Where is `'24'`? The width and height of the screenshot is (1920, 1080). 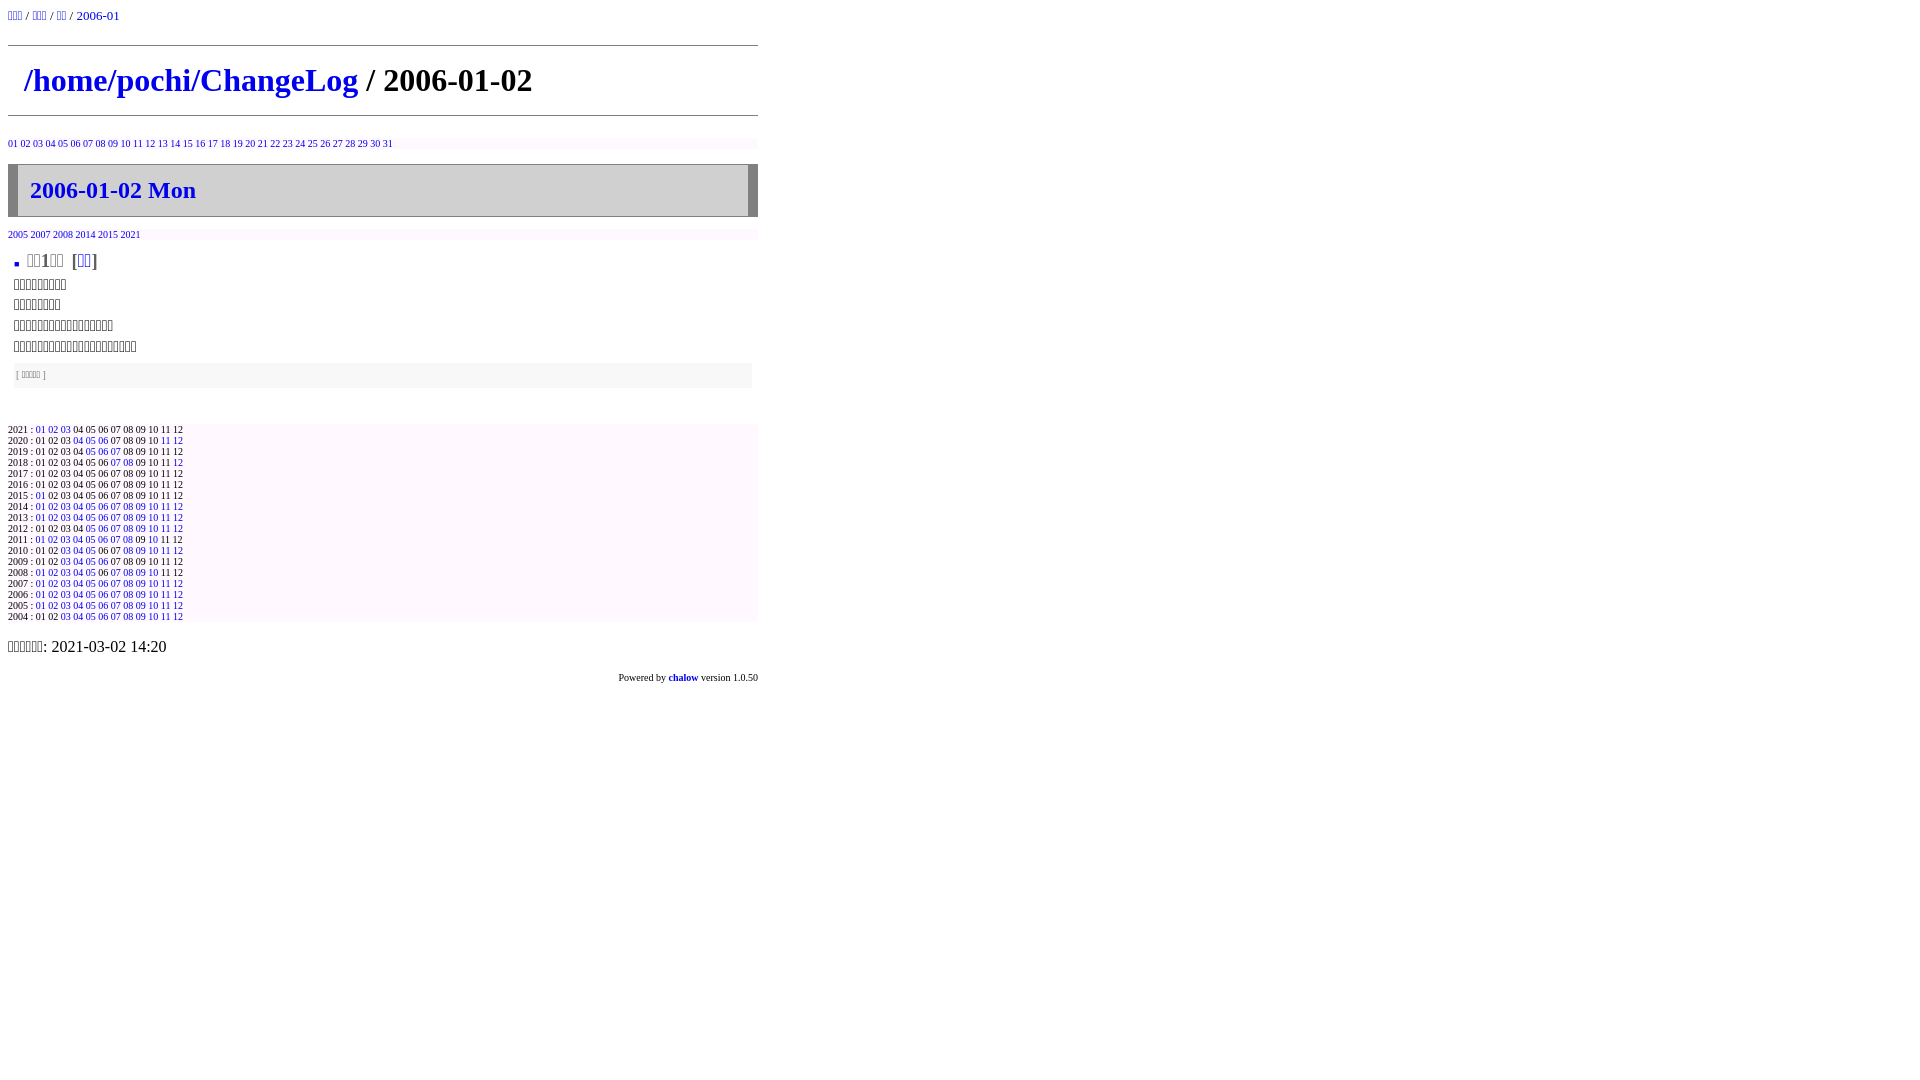 '24' is located at coordinates (293, 142).